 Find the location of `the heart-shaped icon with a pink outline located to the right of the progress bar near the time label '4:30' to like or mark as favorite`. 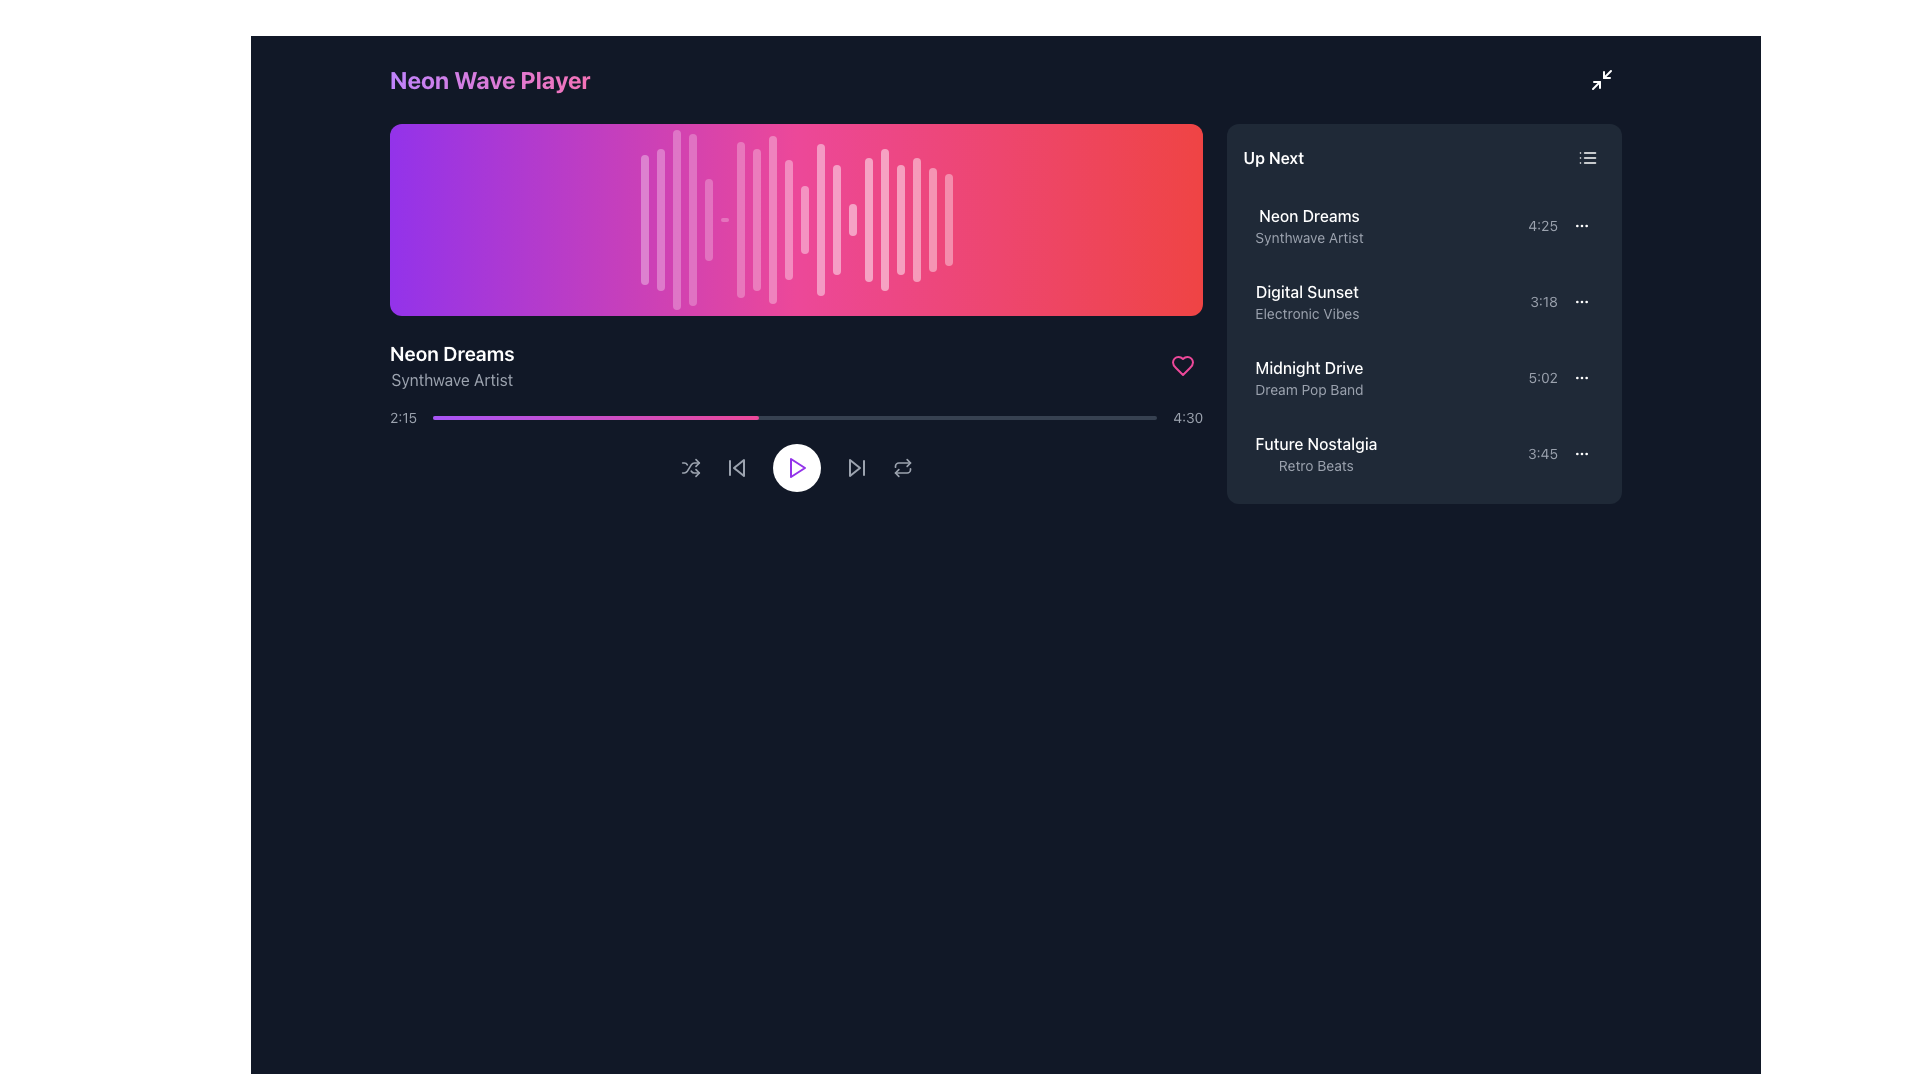

the heart-shaped icon with a pink outline located to the right of the progress bar near the time label '4:30' to like or mark as favorite is located at coordinates (1183, 366).